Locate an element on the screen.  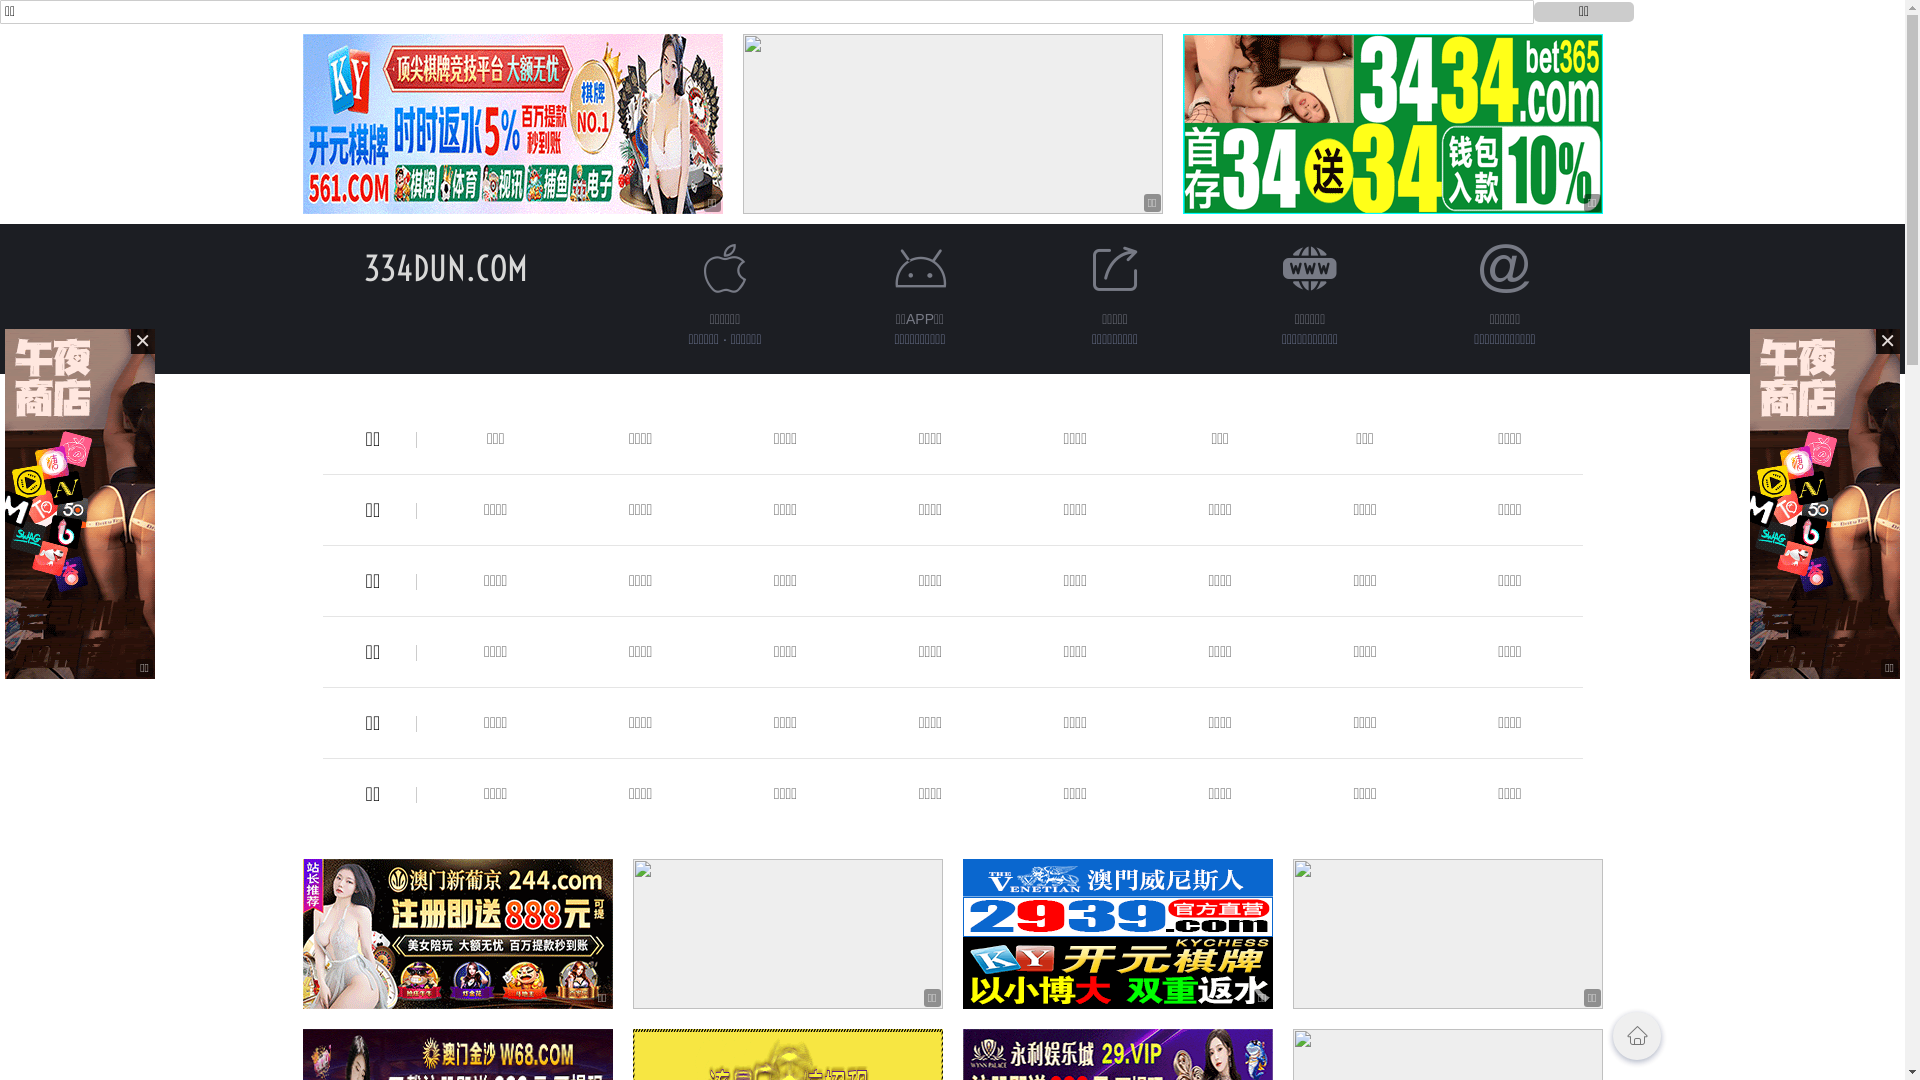
'334DUN.COM' is located at coordinates (445, 267).